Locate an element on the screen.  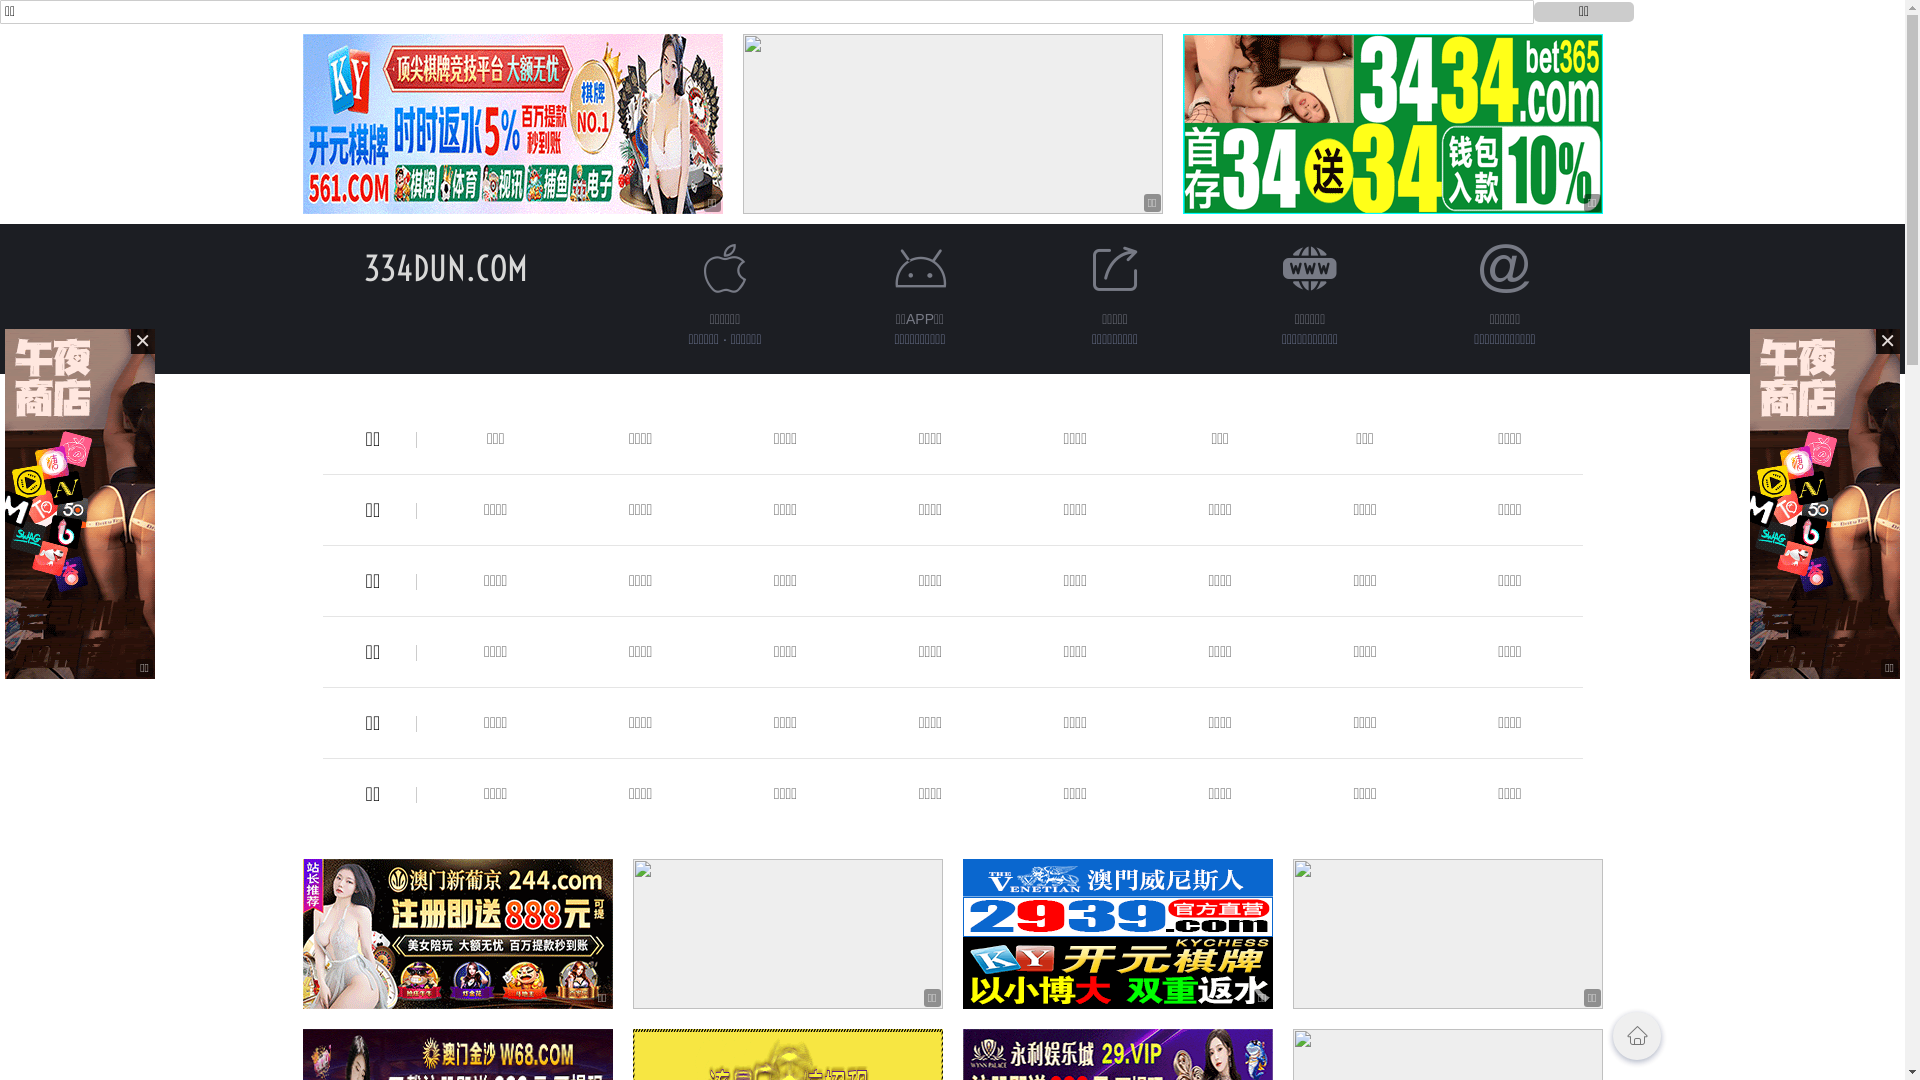
'334DUN.COM' is located at coordinates (445, 267).